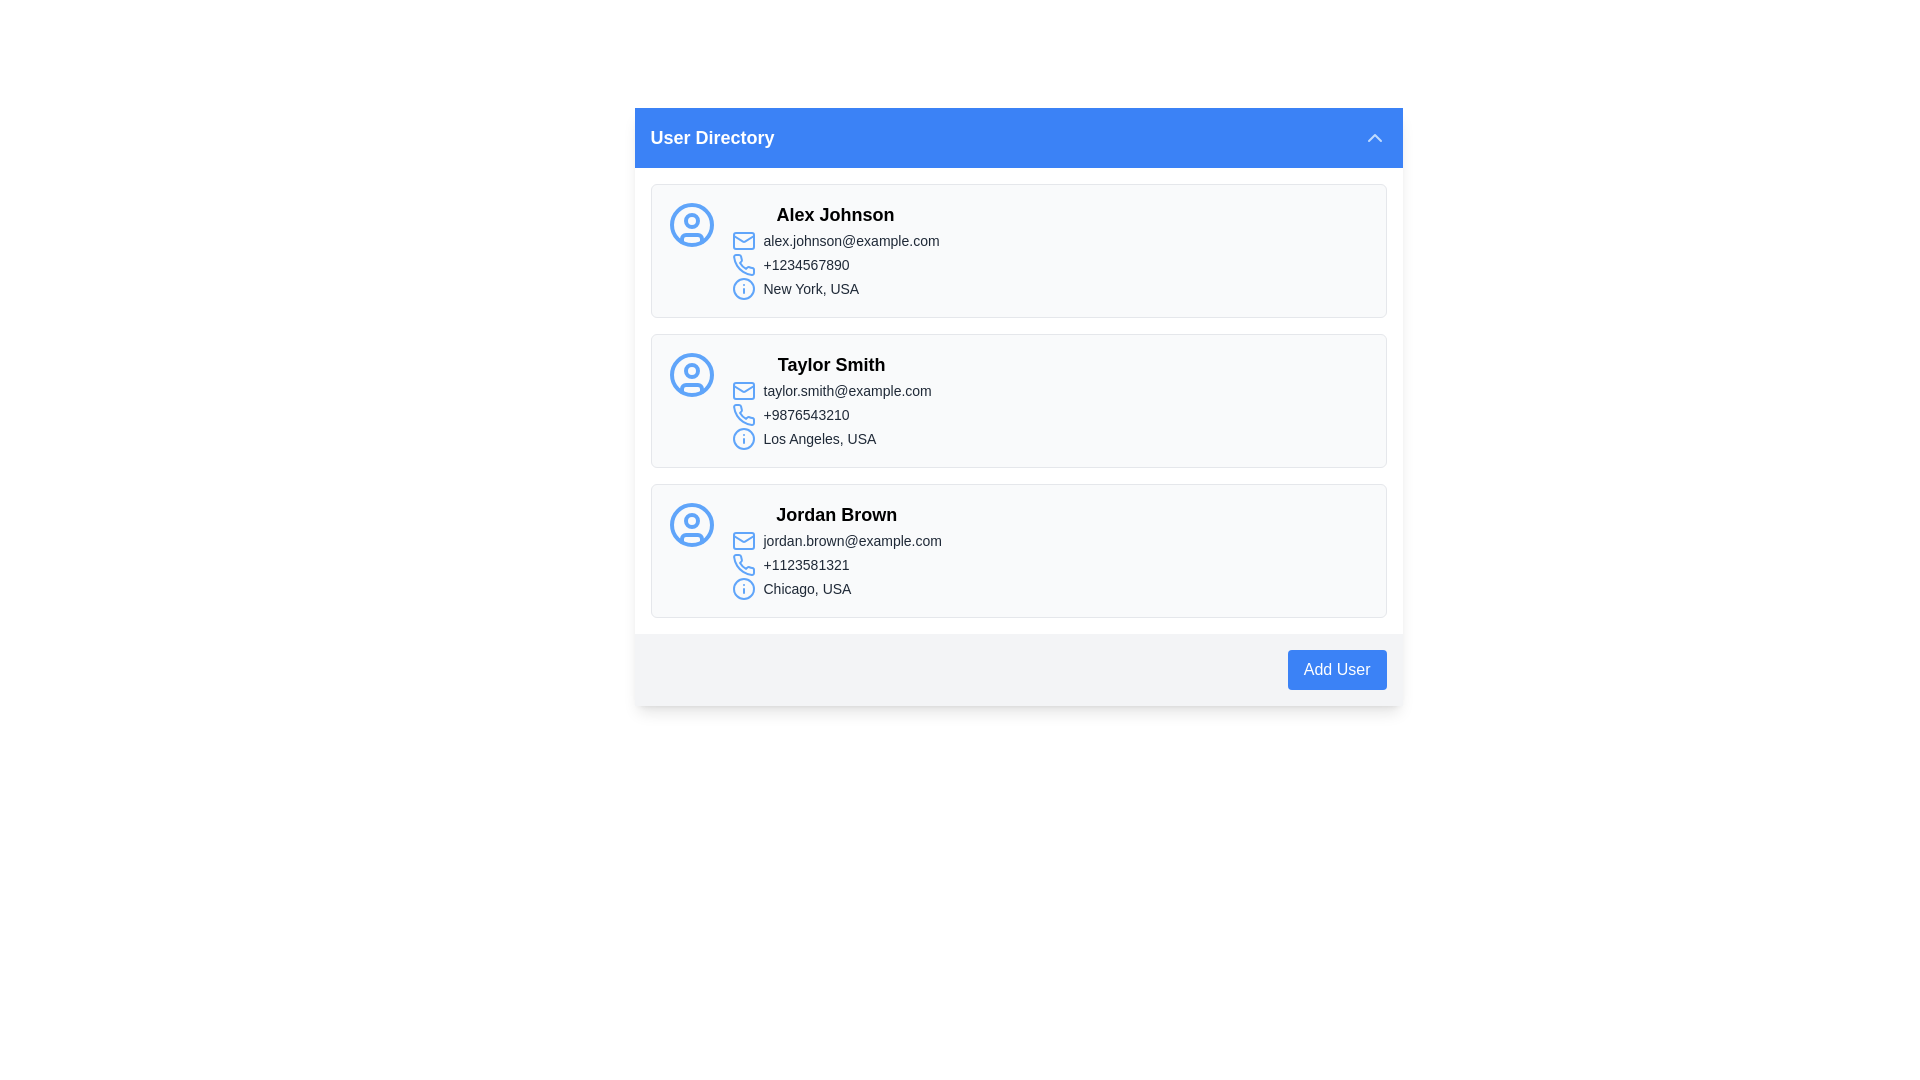 This screenshot has height=1080, width=1920. What do you see at coordinates (742, 390) in the screenshot?
I see `the blue mail icon located to the left of the email address 'taylor.smith@example.com' in the contact card for Taylor Smith` at bounding box center [742, 390].